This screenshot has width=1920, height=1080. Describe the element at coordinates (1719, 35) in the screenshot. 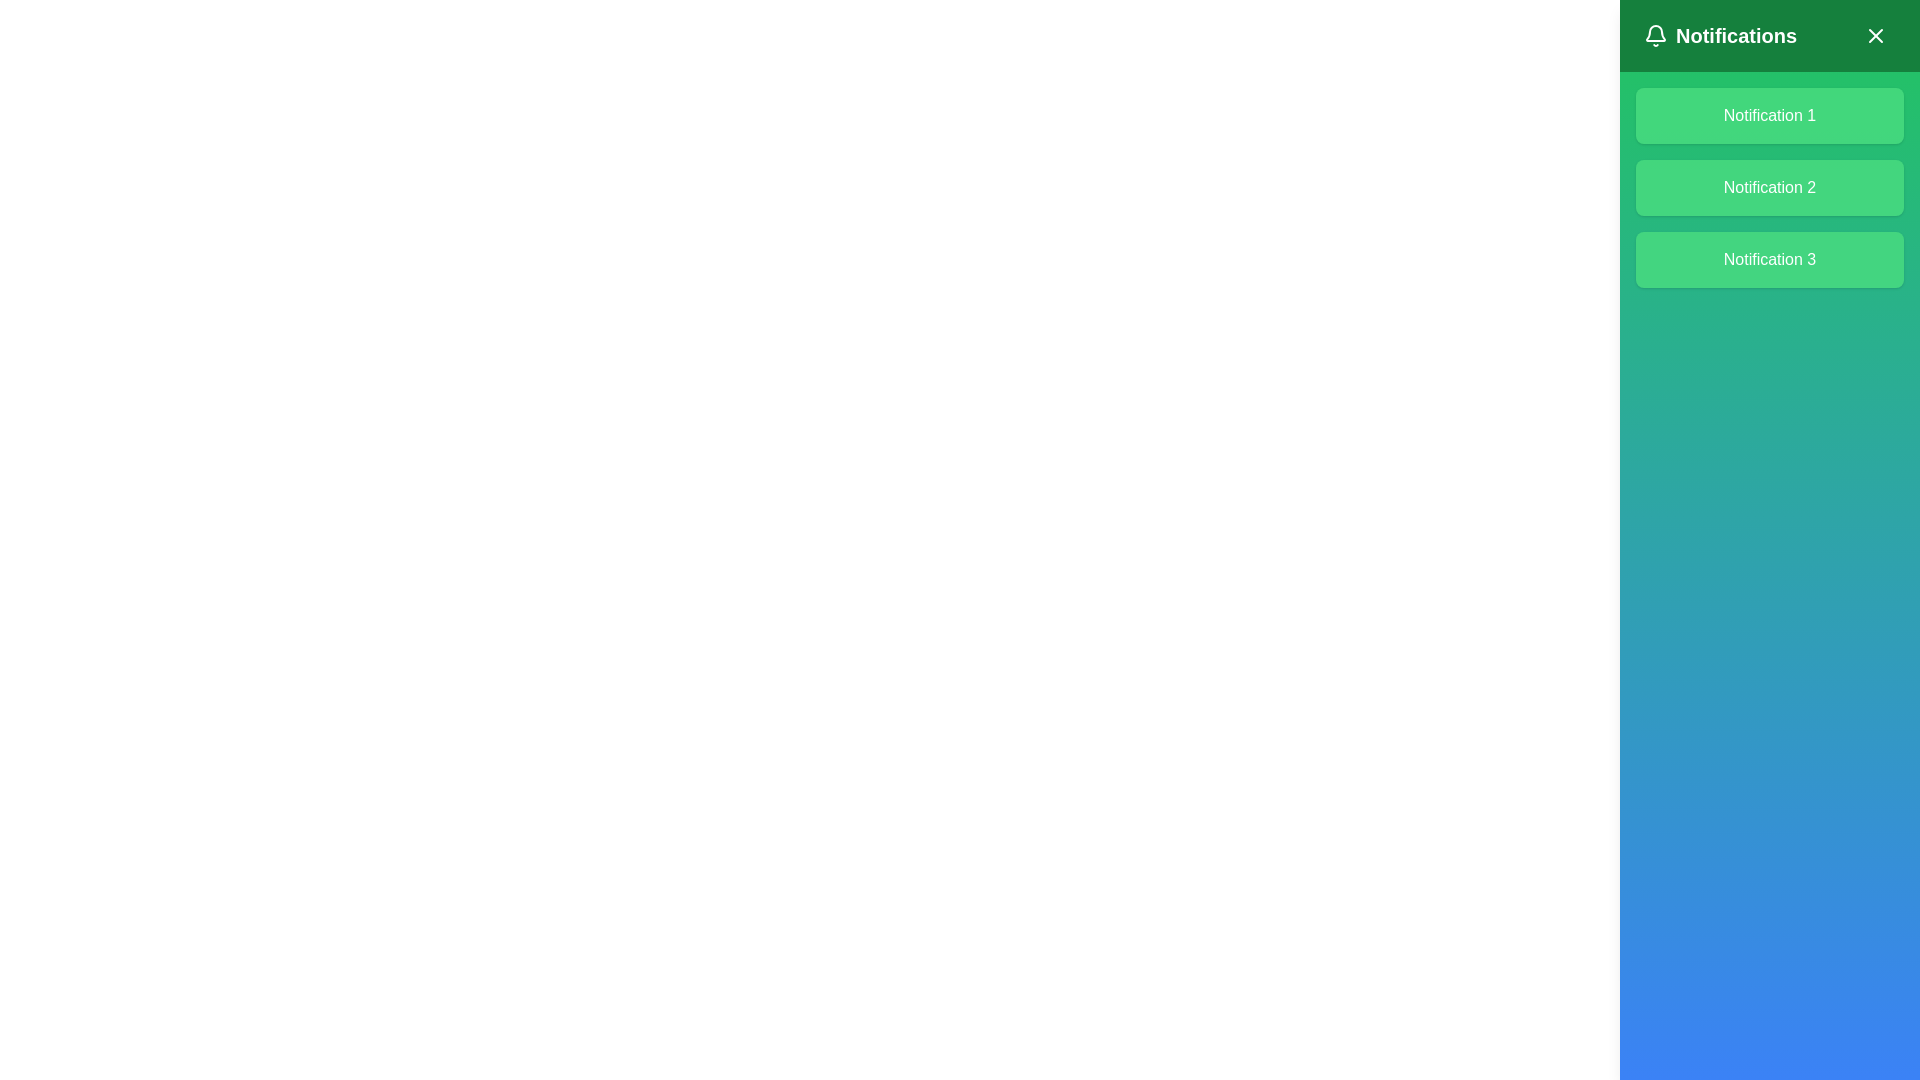

I see `the 'Notifications' label text component, which is styled with a bold and large font, displaying the word 'Notifications' in white on a green background, located at the top left of the green header bar` at that location.